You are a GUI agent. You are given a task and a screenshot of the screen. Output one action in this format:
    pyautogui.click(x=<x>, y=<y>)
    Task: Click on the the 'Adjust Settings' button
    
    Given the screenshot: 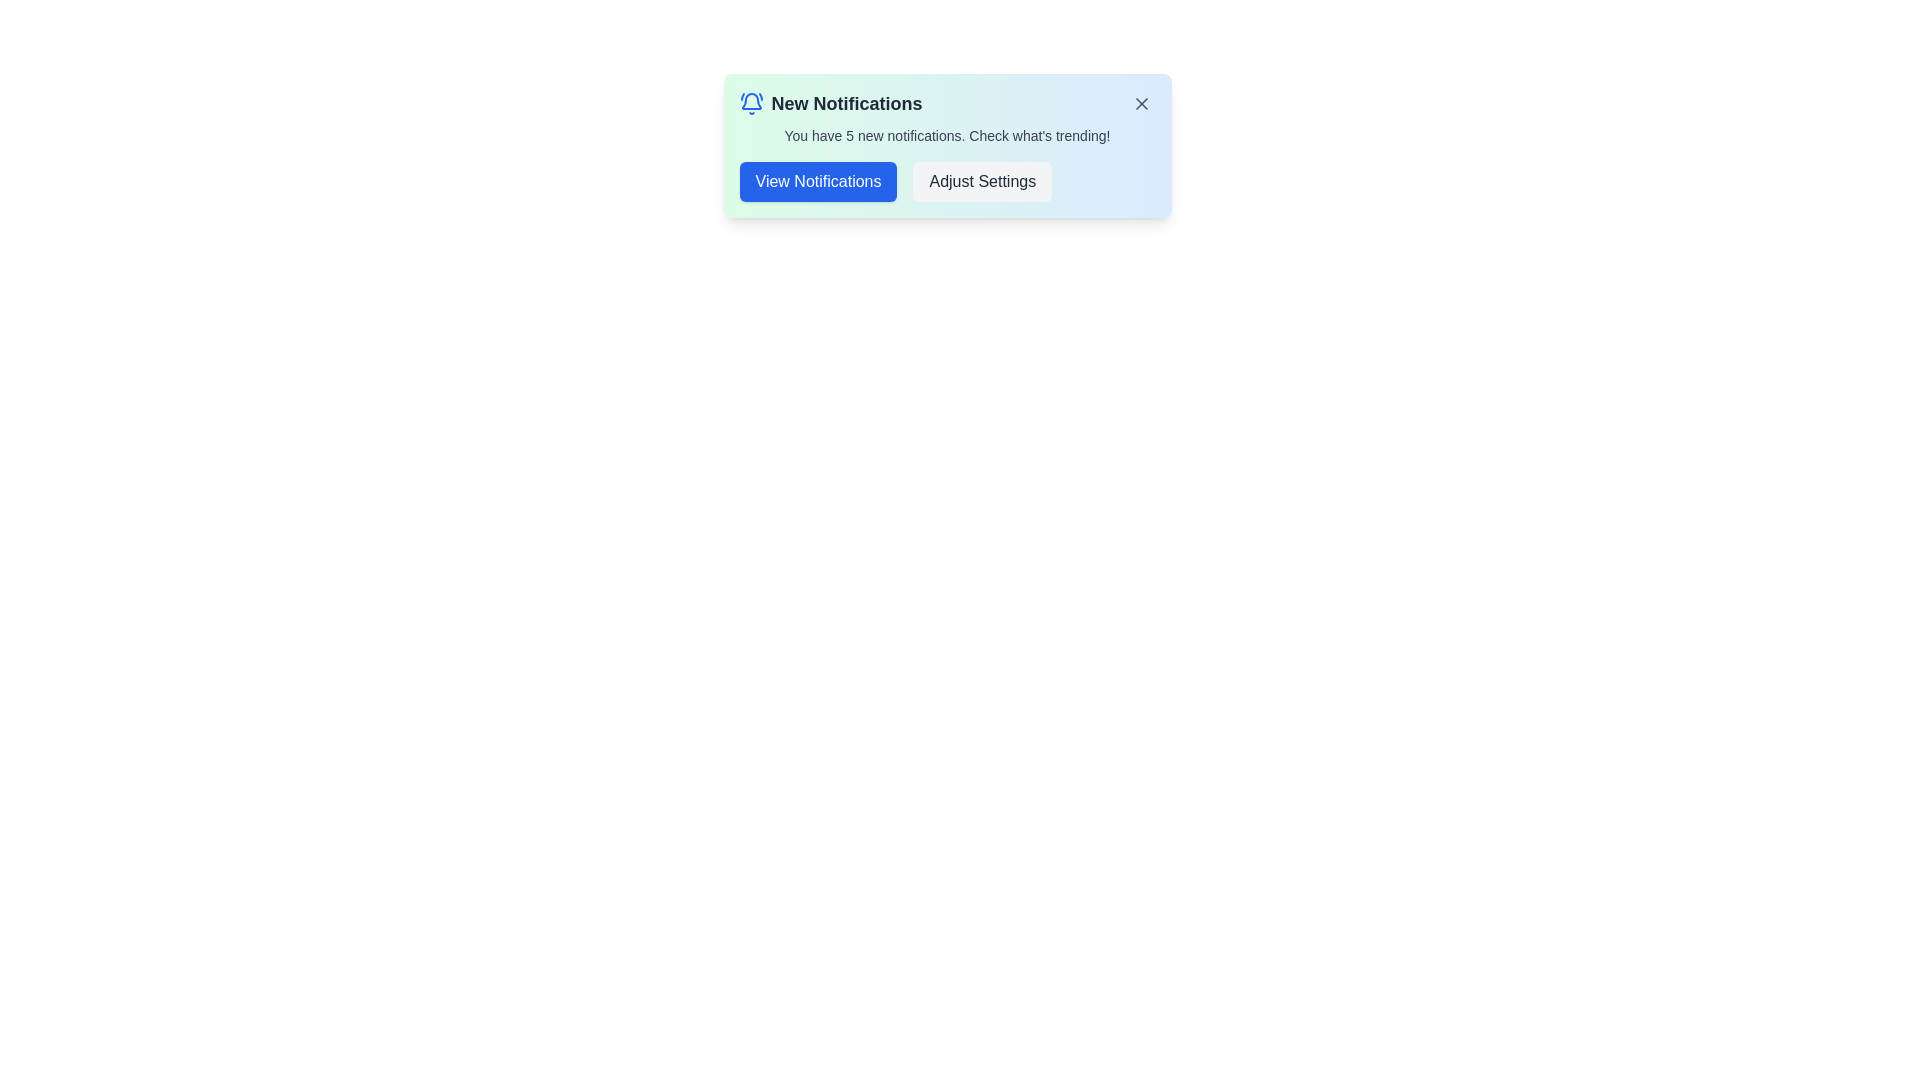 What is the action you would take?
    pyautogui.click(x=982, y=181)
    